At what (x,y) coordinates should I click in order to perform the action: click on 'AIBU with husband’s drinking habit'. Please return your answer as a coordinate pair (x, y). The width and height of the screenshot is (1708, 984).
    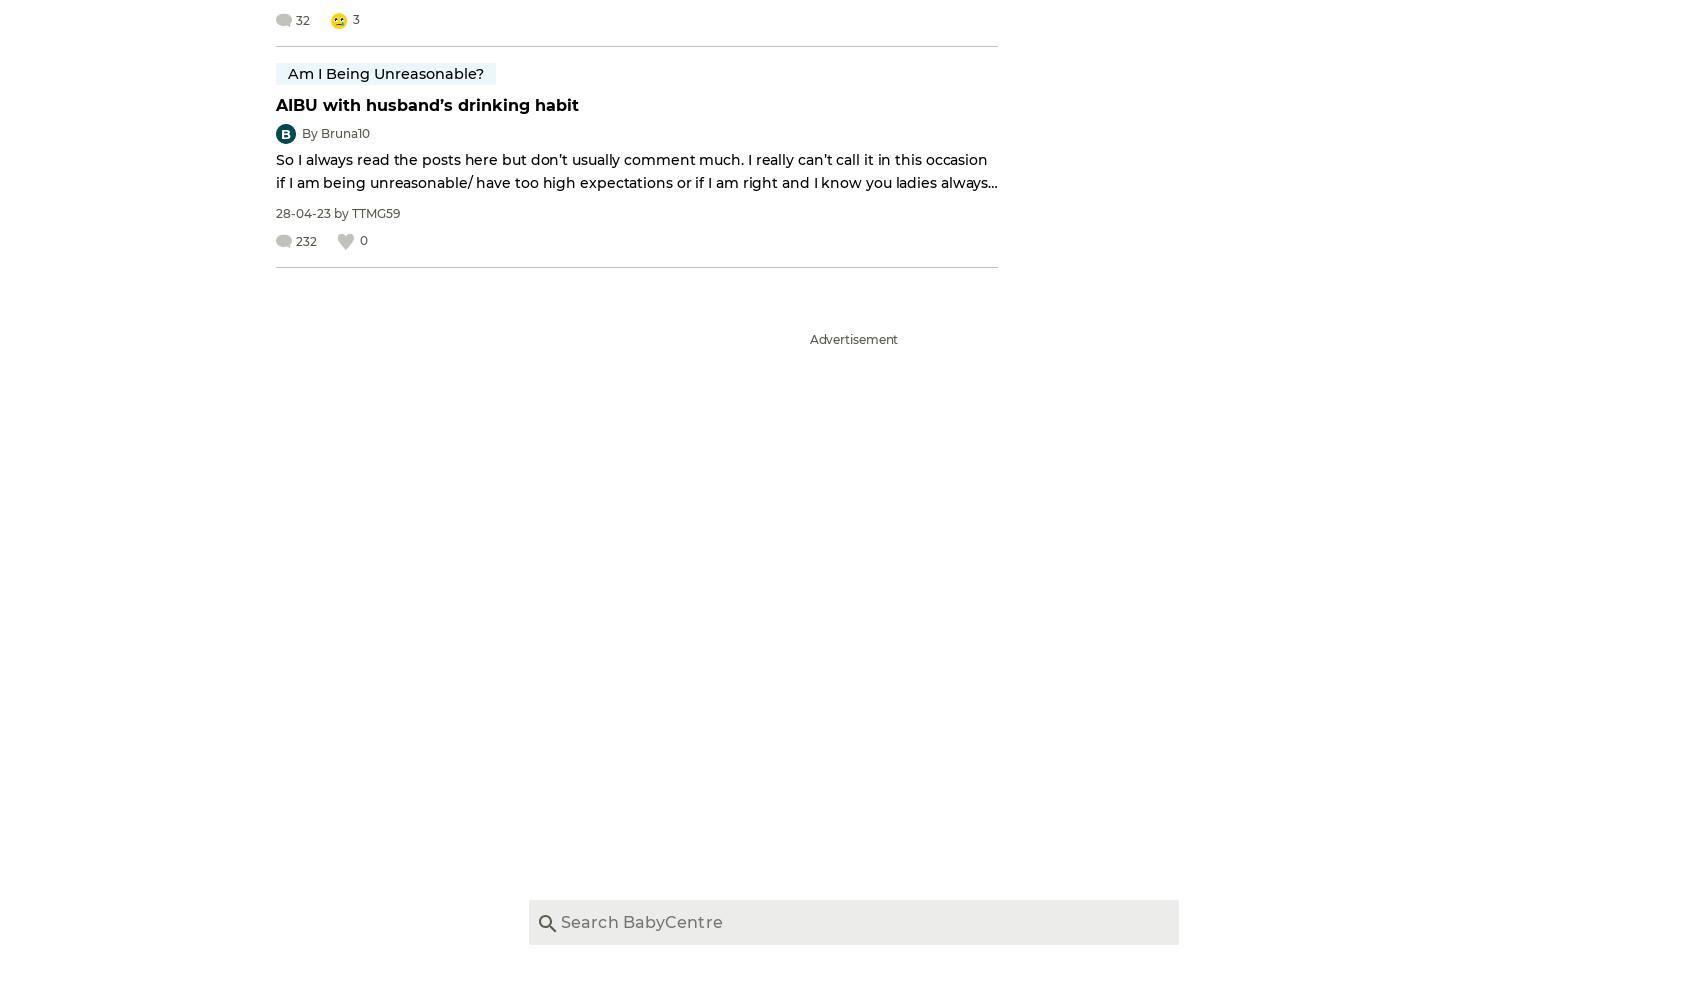
    Looking at the image, I should click on (276, 104).